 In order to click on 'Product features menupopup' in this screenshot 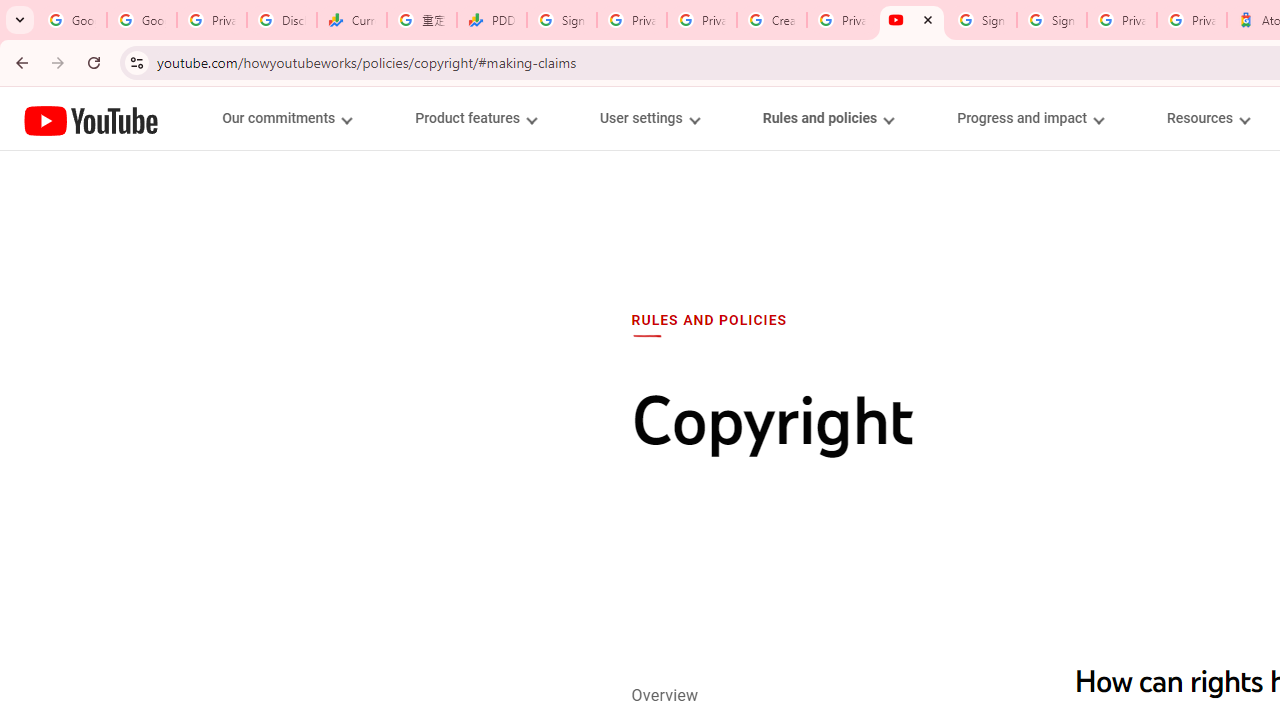, I will do `click(474, 118)`.